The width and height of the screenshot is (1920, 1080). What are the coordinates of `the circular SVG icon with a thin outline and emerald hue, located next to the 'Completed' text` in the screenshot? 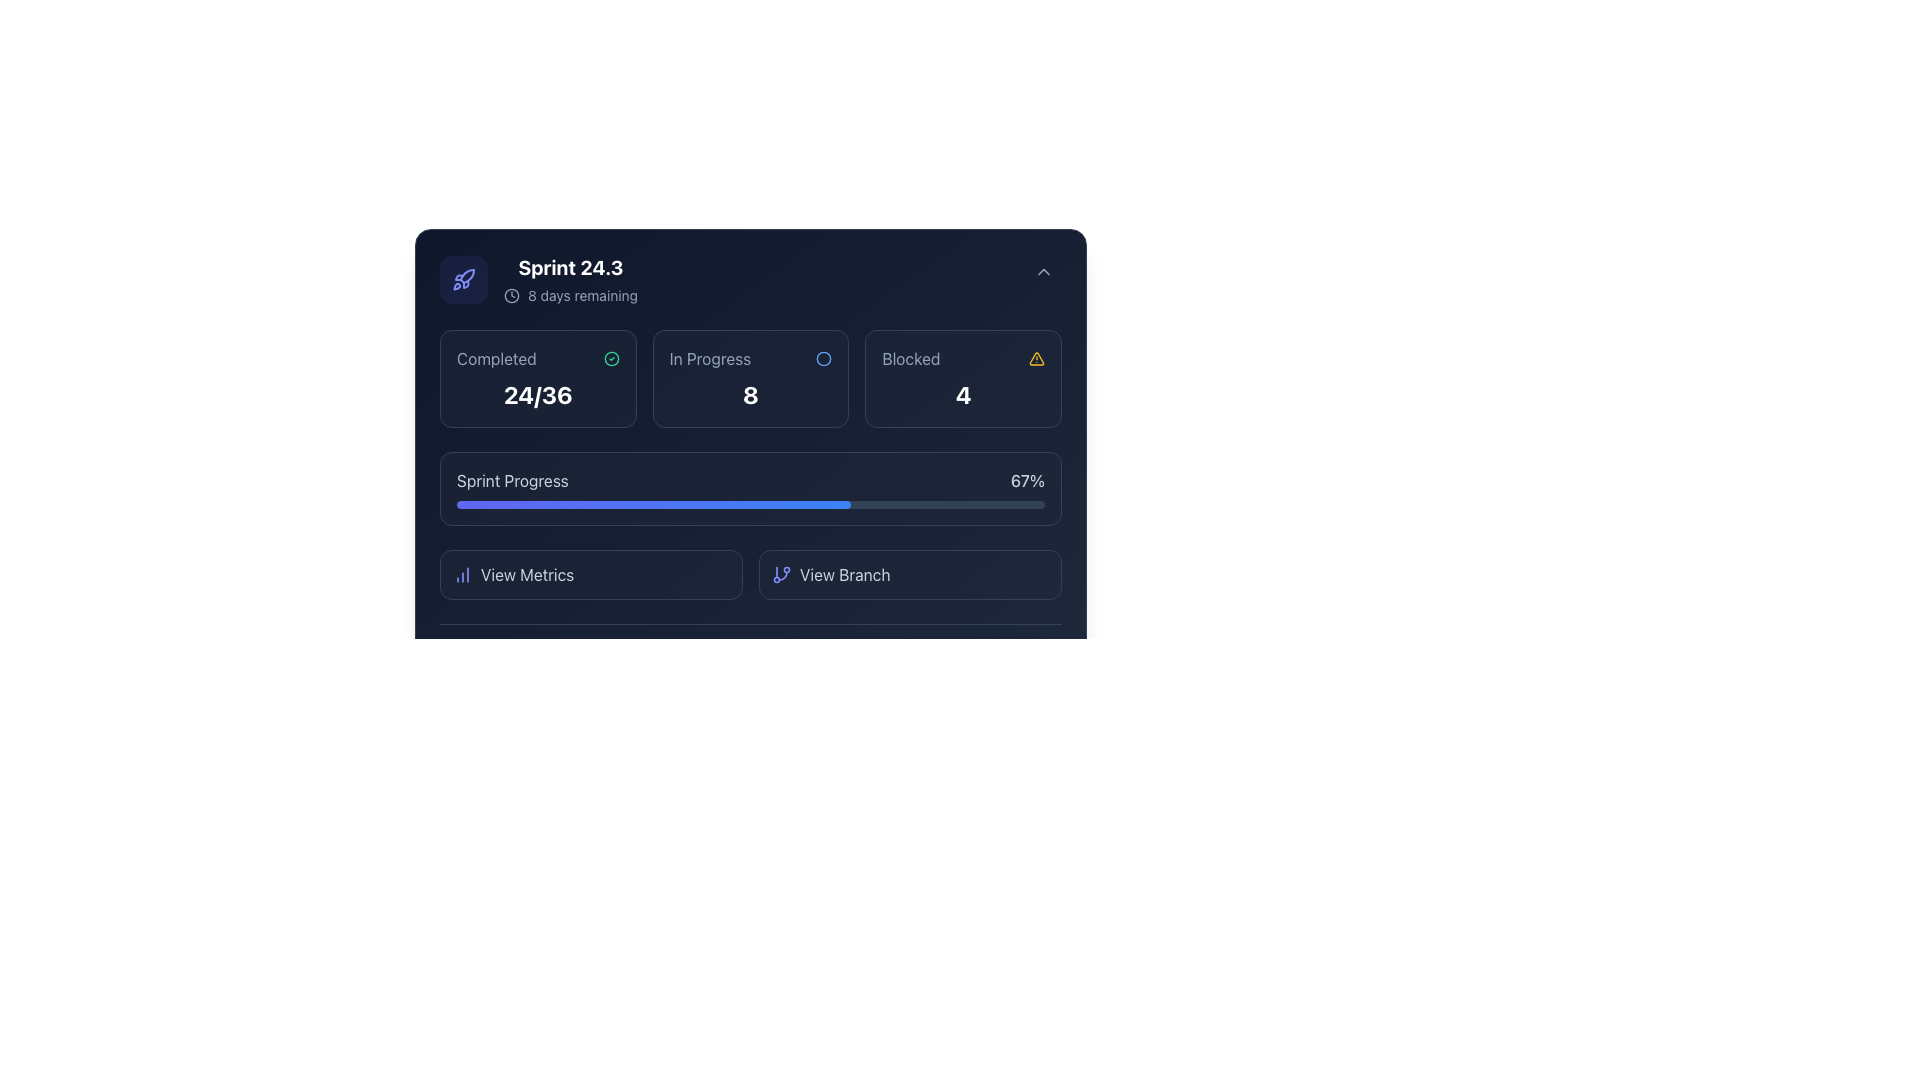 It's located at (610, 357).